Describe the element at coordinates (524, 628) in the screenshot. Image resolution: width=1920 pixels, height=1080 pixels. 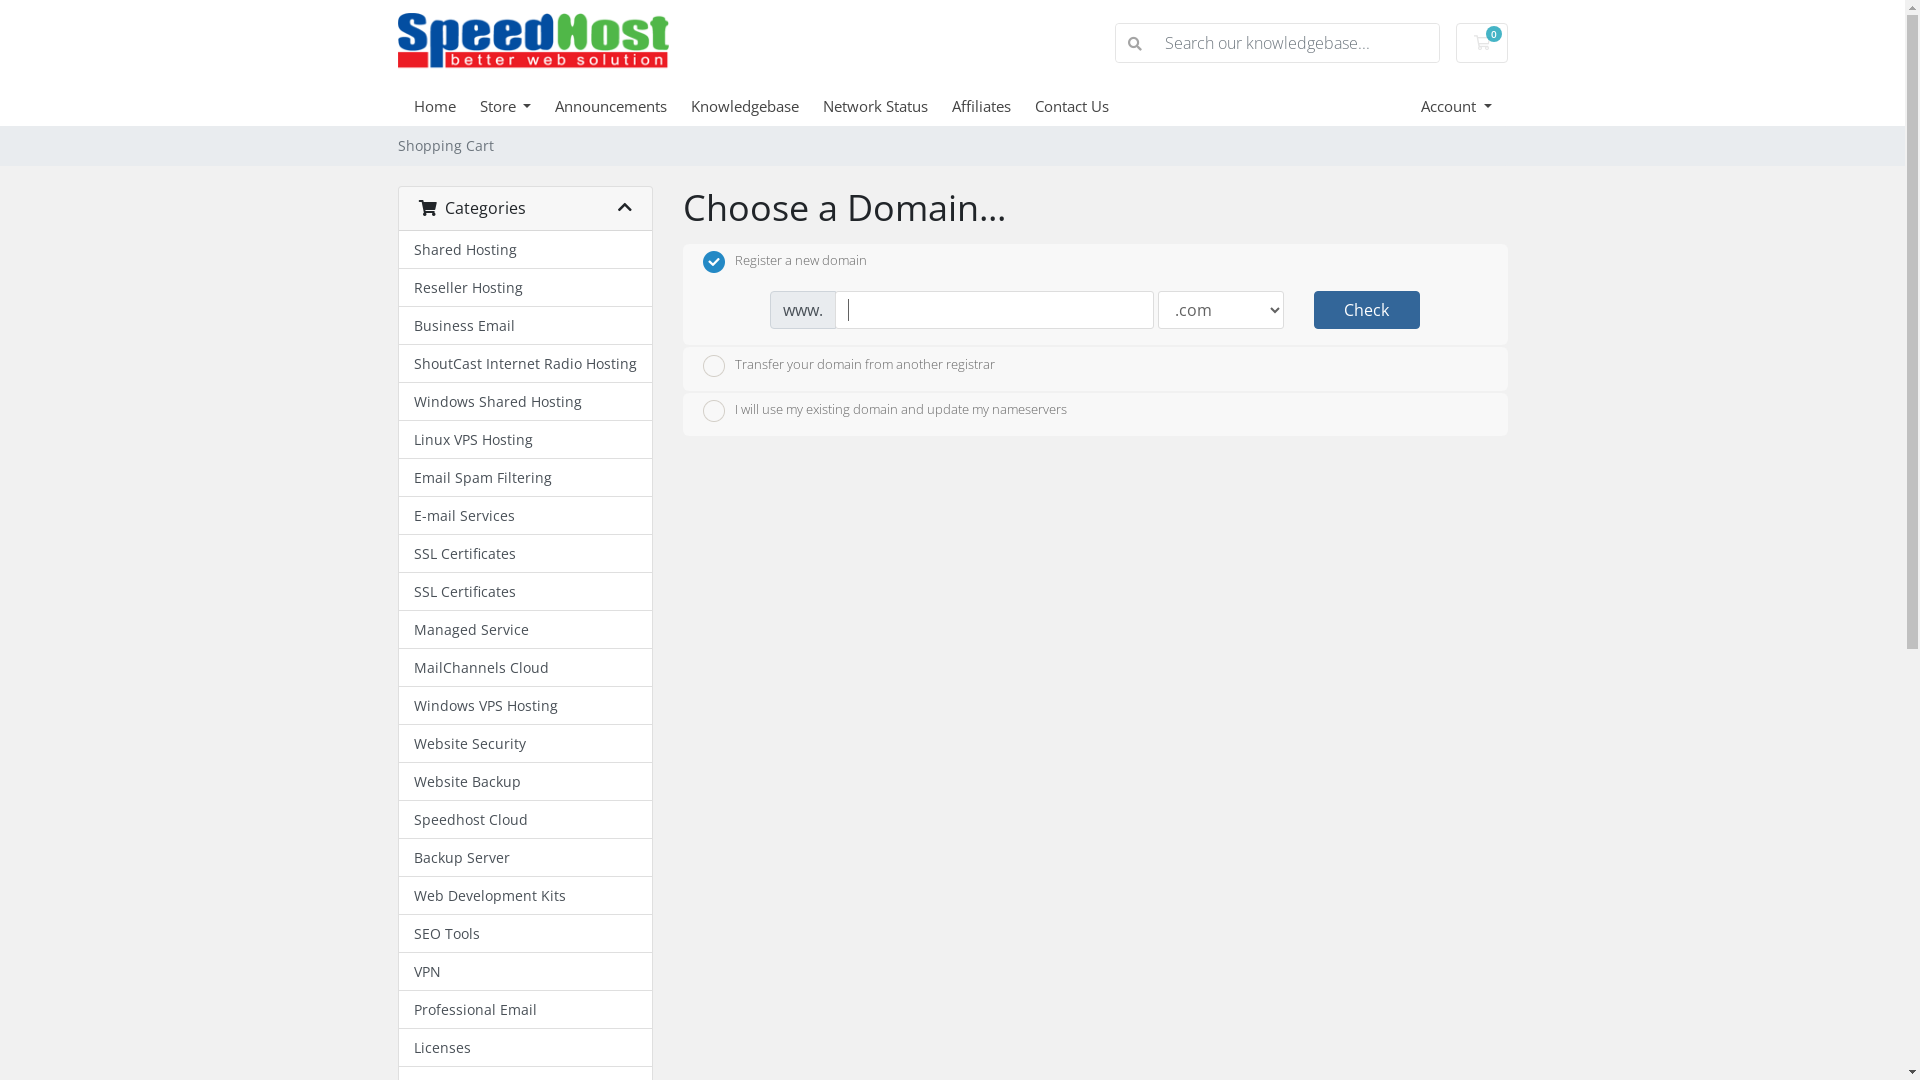
I see `'Managed Service'` at that location.